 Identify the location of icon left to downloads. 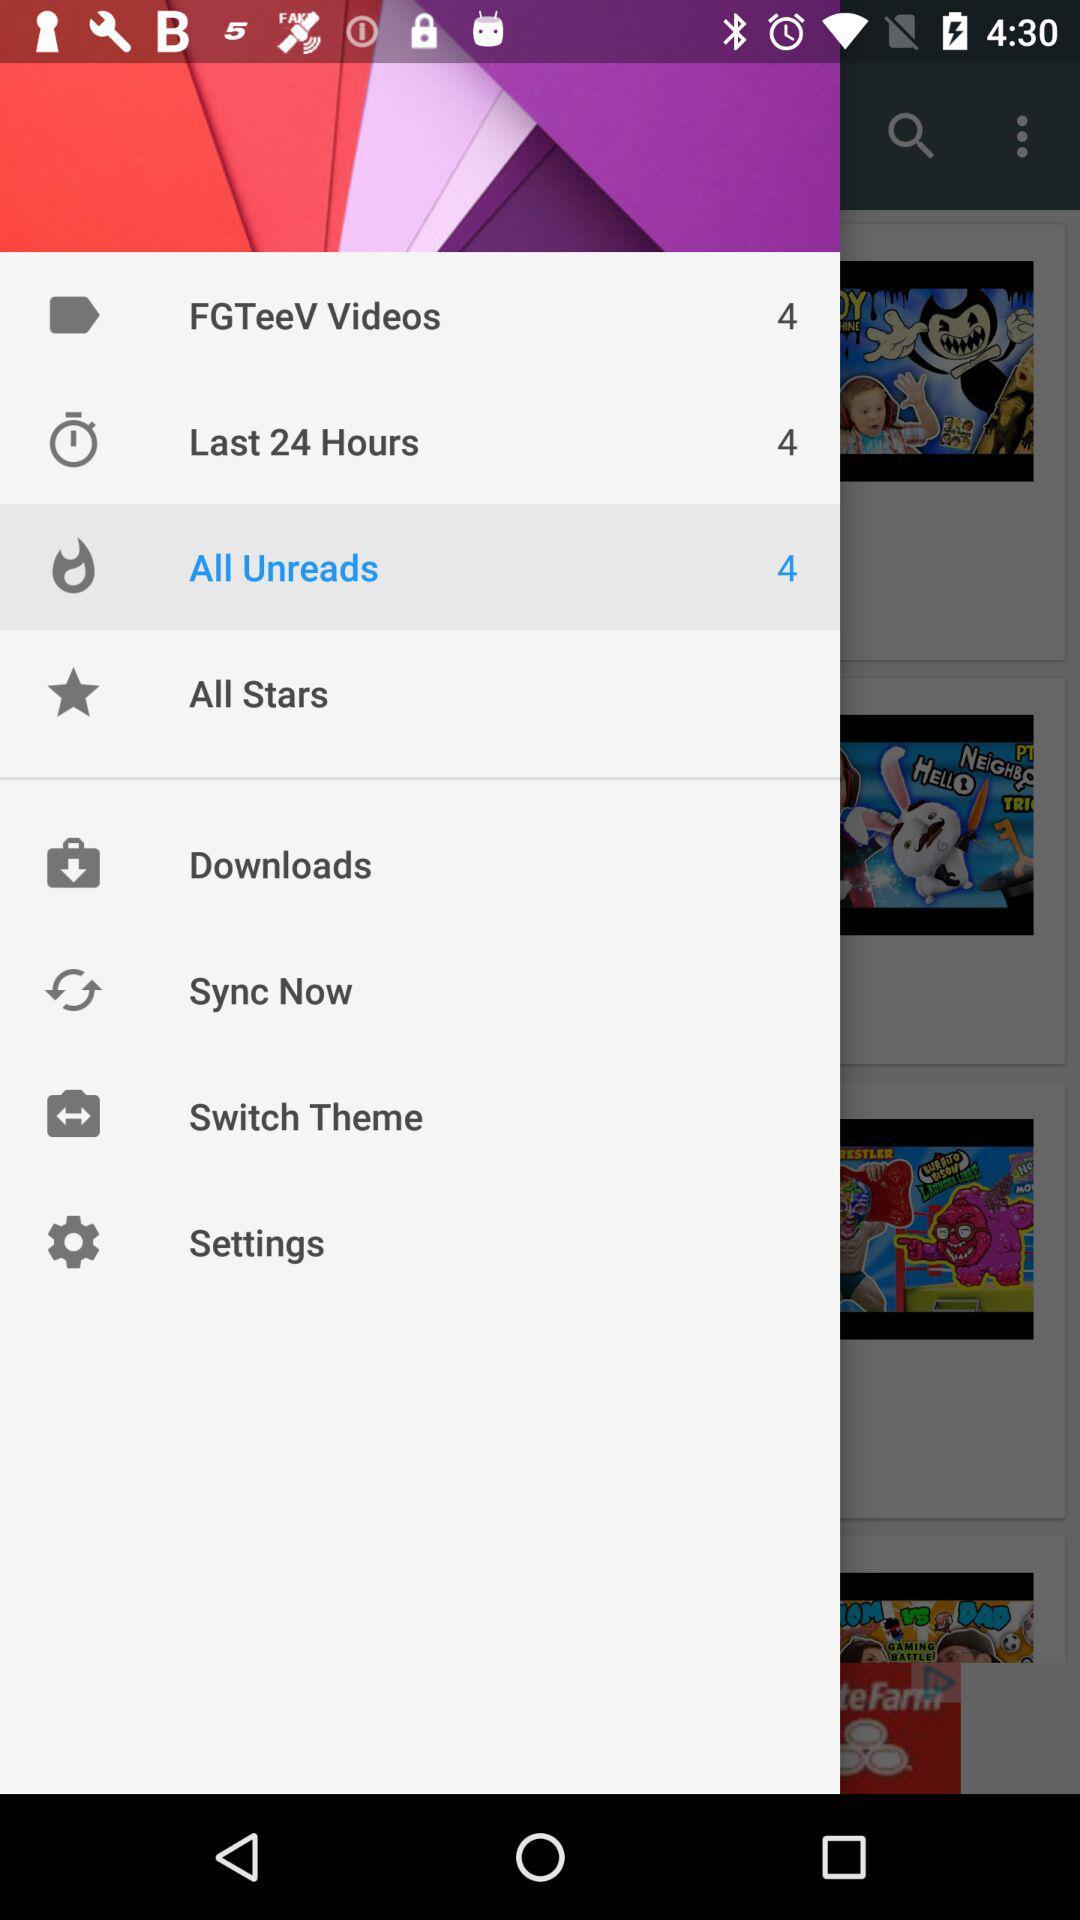
(72, 864).